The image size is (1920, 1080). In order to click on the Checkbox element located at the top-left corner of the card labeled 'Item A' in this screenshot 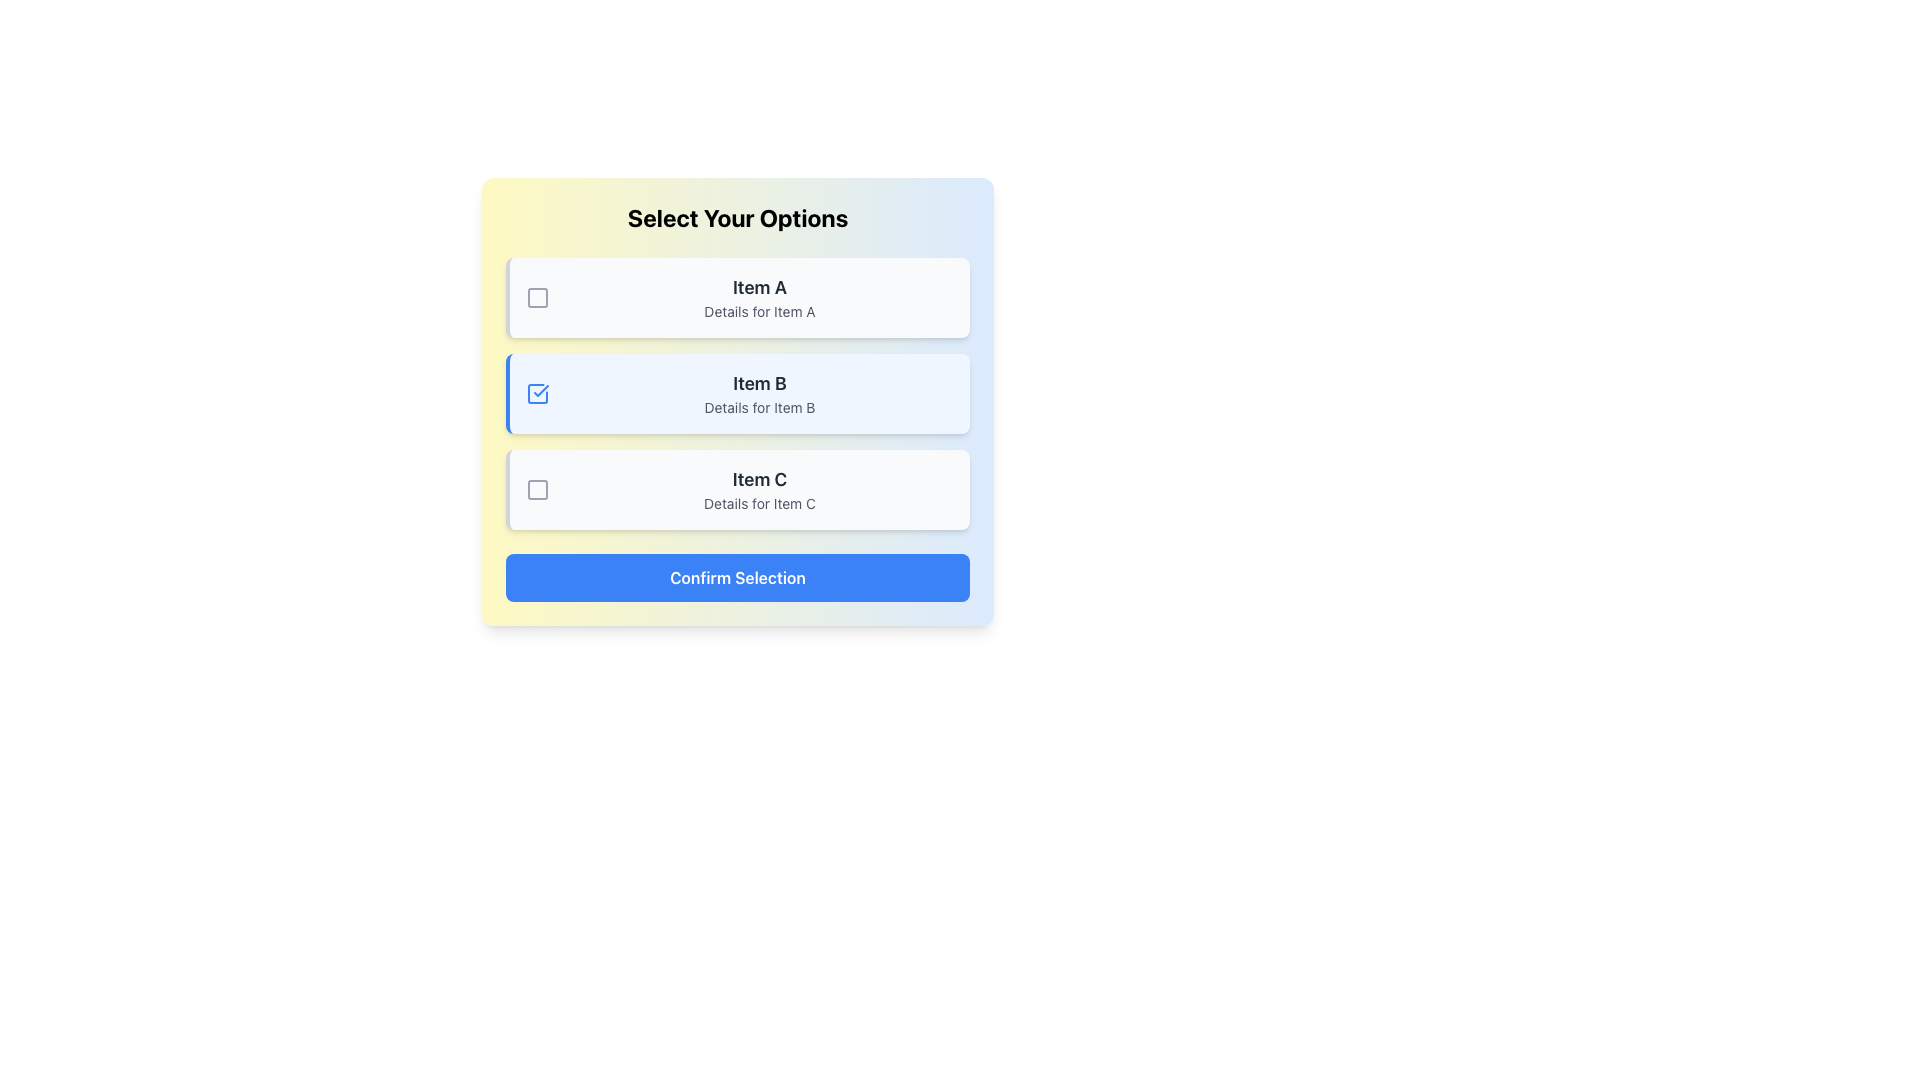, I will do `click(537, 297)`.